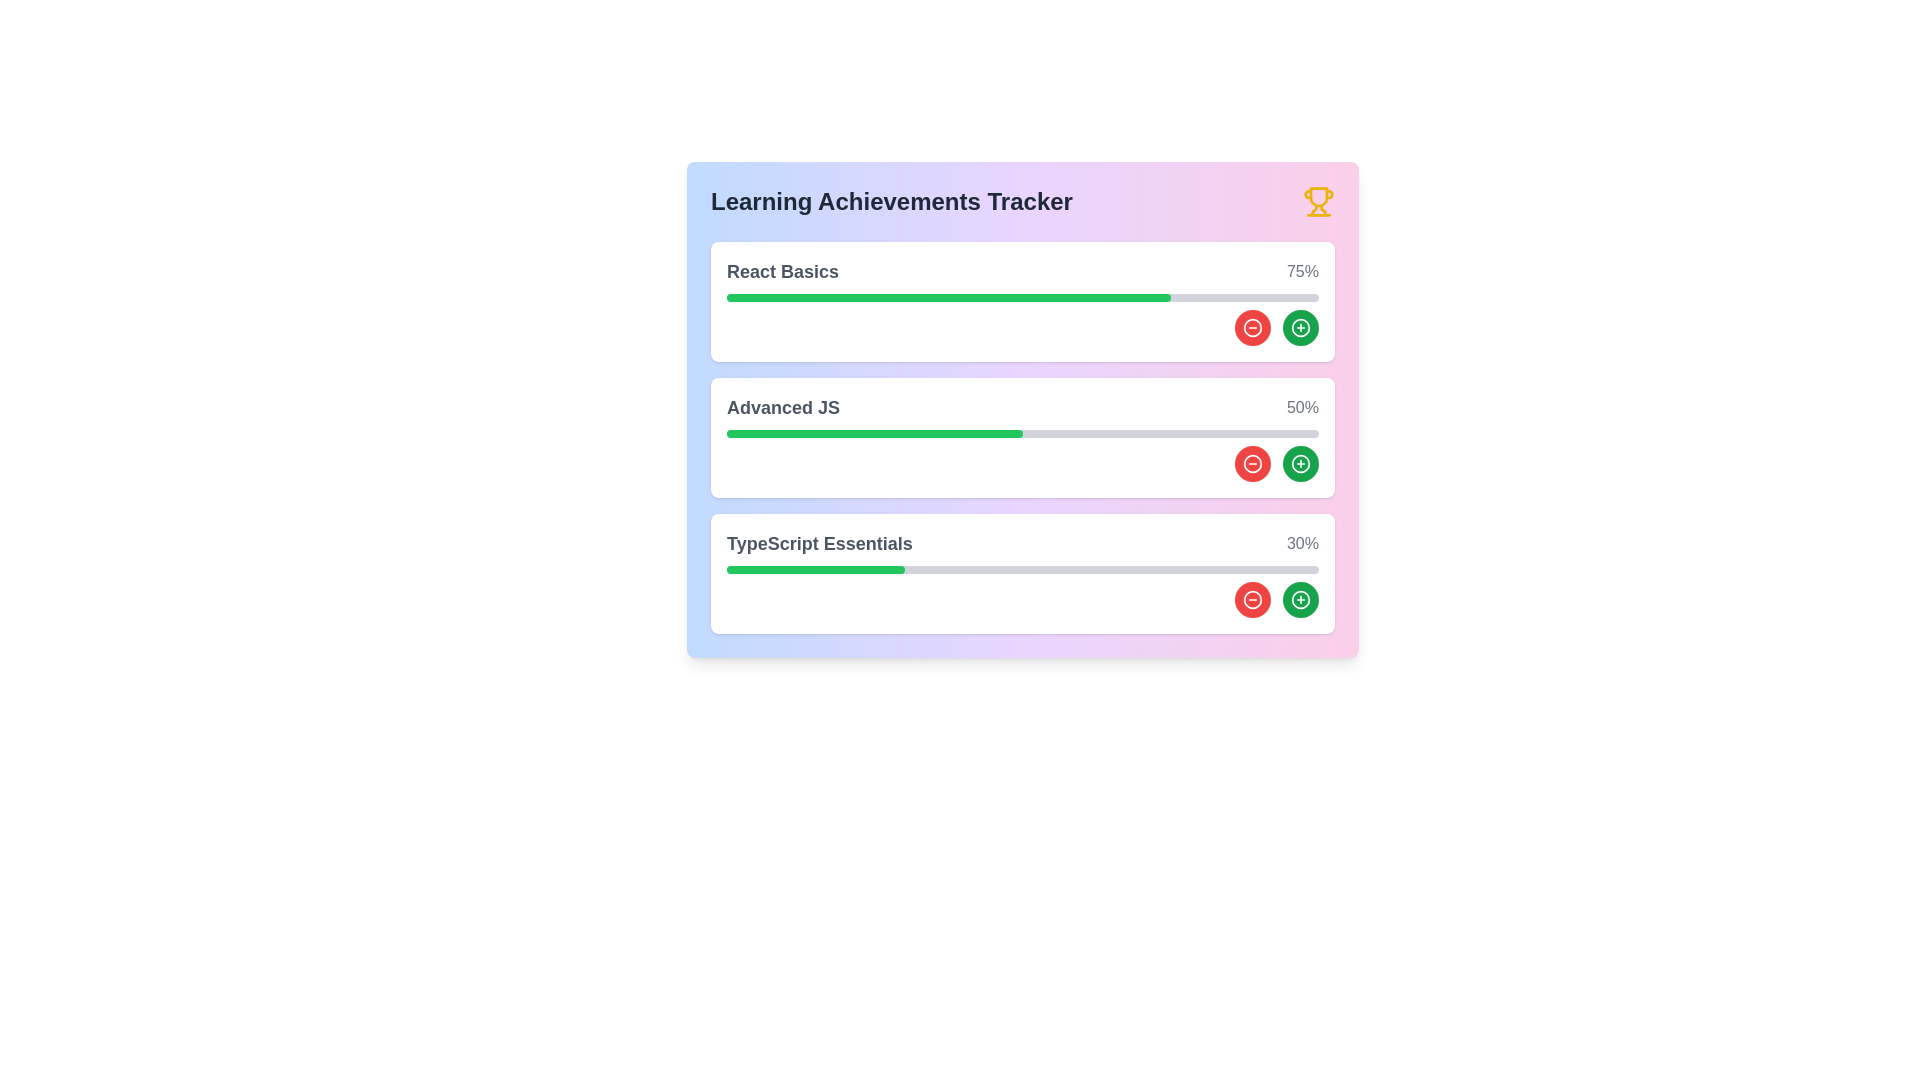  Describe the element at coordinates (1302, 543) in the screenshot. I see `the static textual display indicating the progress percentage (30%) of the 'TypeScript Essentials' learning module, located adjacent to the progress bar` at that location.